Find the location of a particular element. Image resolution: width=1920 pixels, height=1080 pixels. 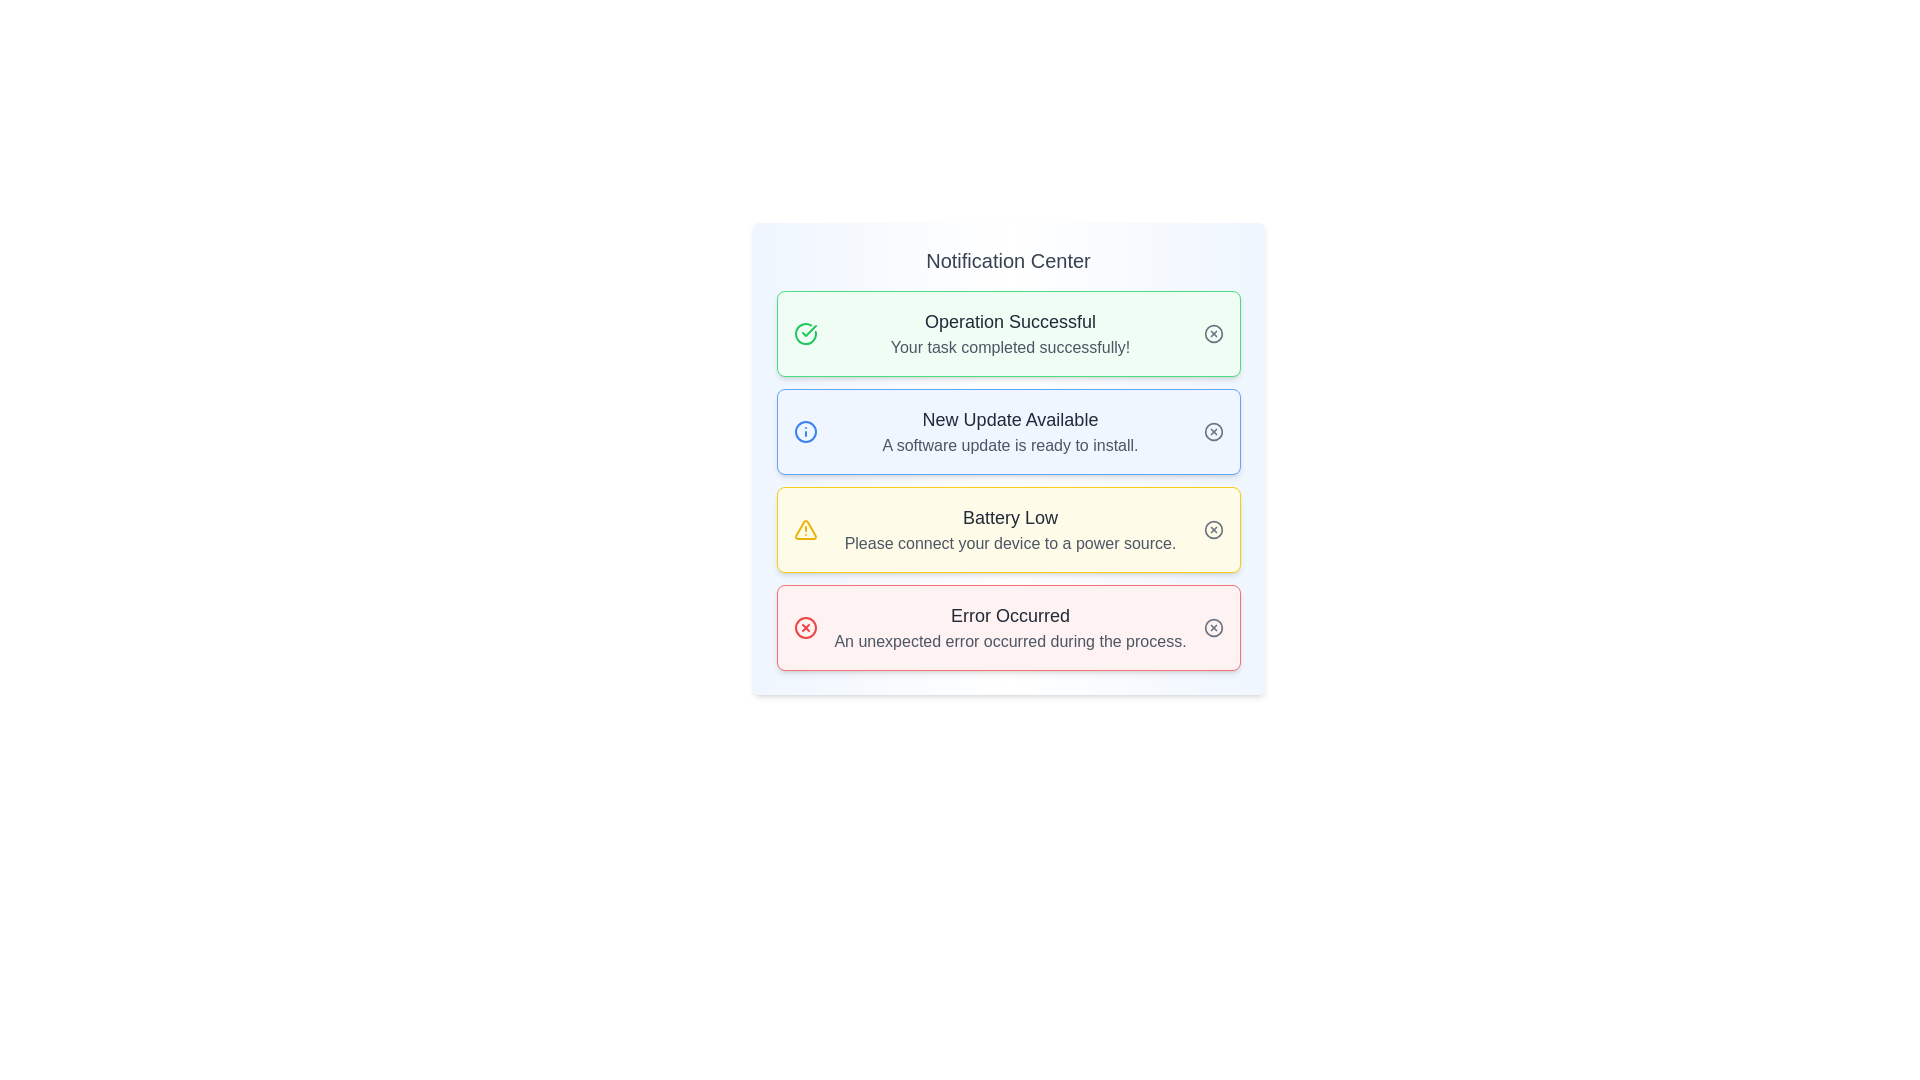

the dismiss button located at the top-right corner of the 'New Update Available' notification card to observe the hover effects is located at coordinates (1212, 431).